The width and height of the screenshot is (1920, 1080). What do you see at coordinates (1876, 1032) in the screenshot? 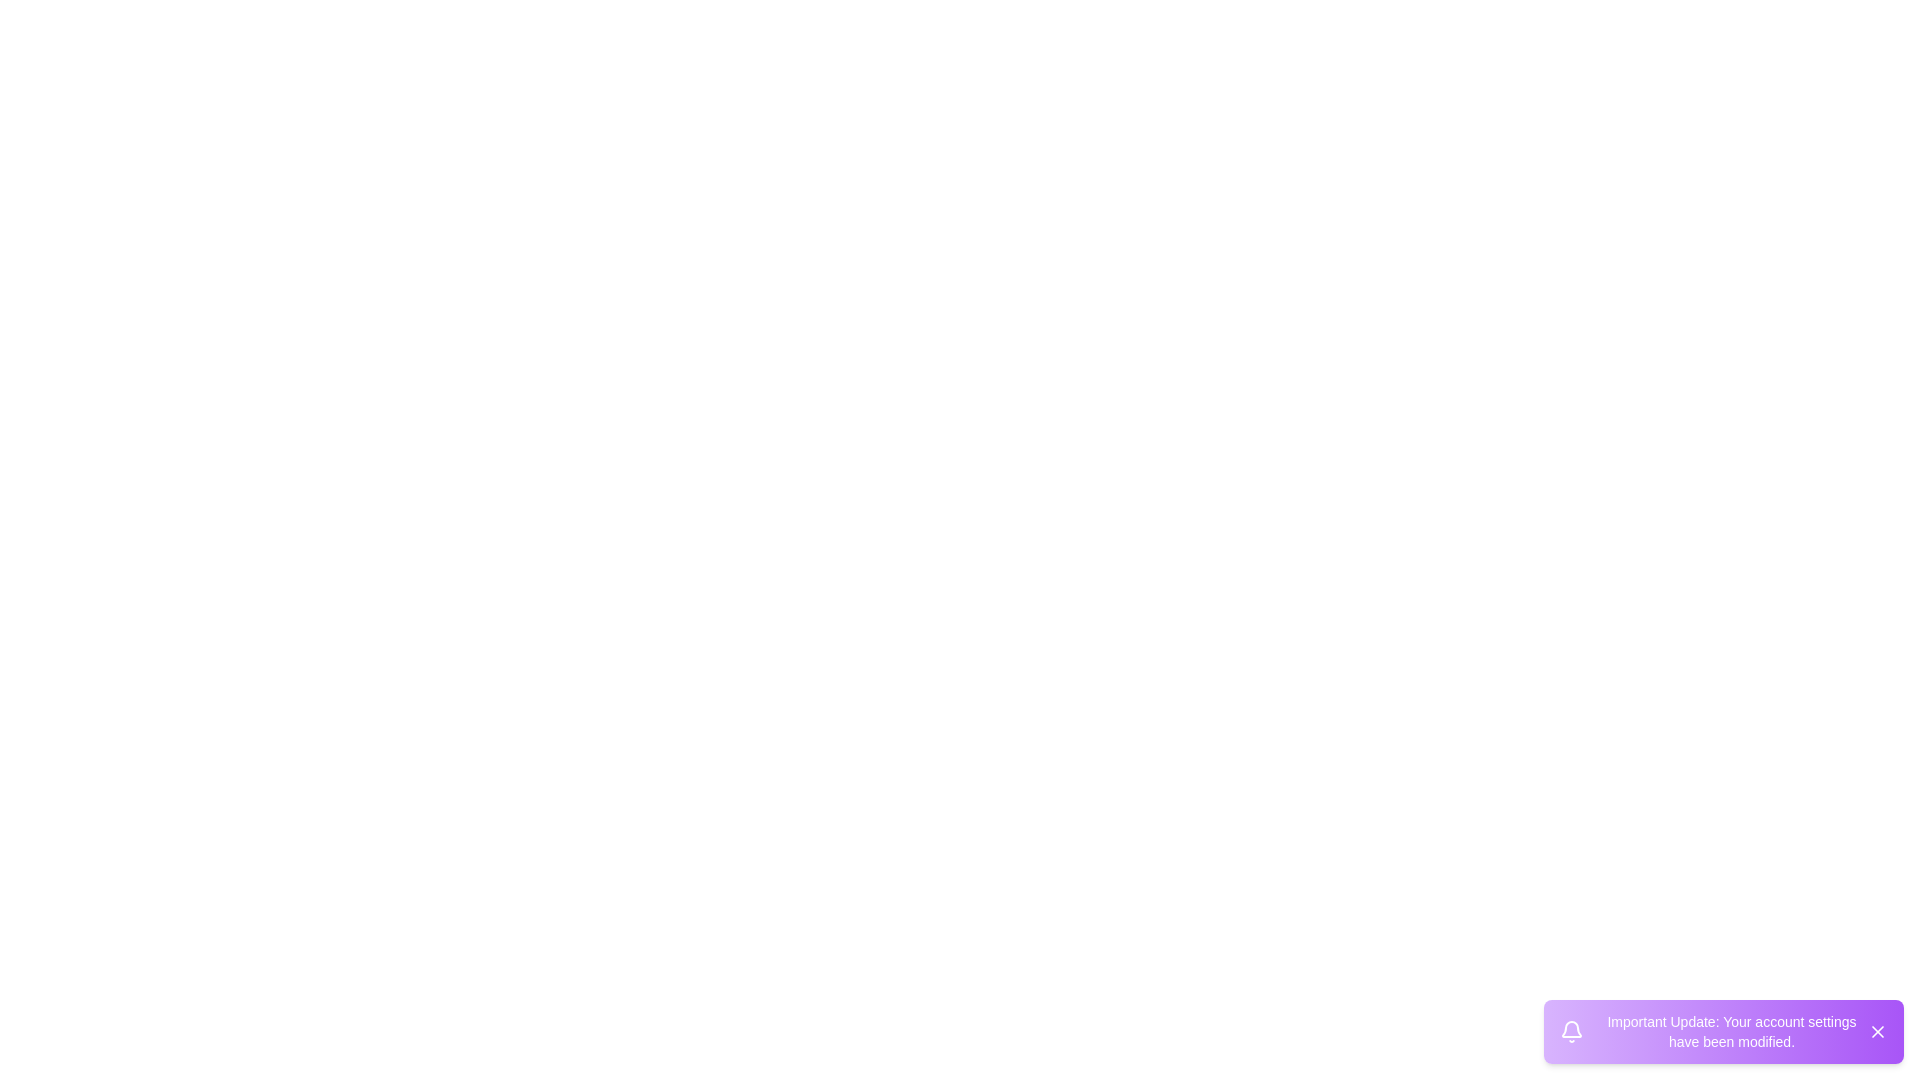
I see `close button on the snackbar to dismiss it` at bounding box center [1876, 1032].